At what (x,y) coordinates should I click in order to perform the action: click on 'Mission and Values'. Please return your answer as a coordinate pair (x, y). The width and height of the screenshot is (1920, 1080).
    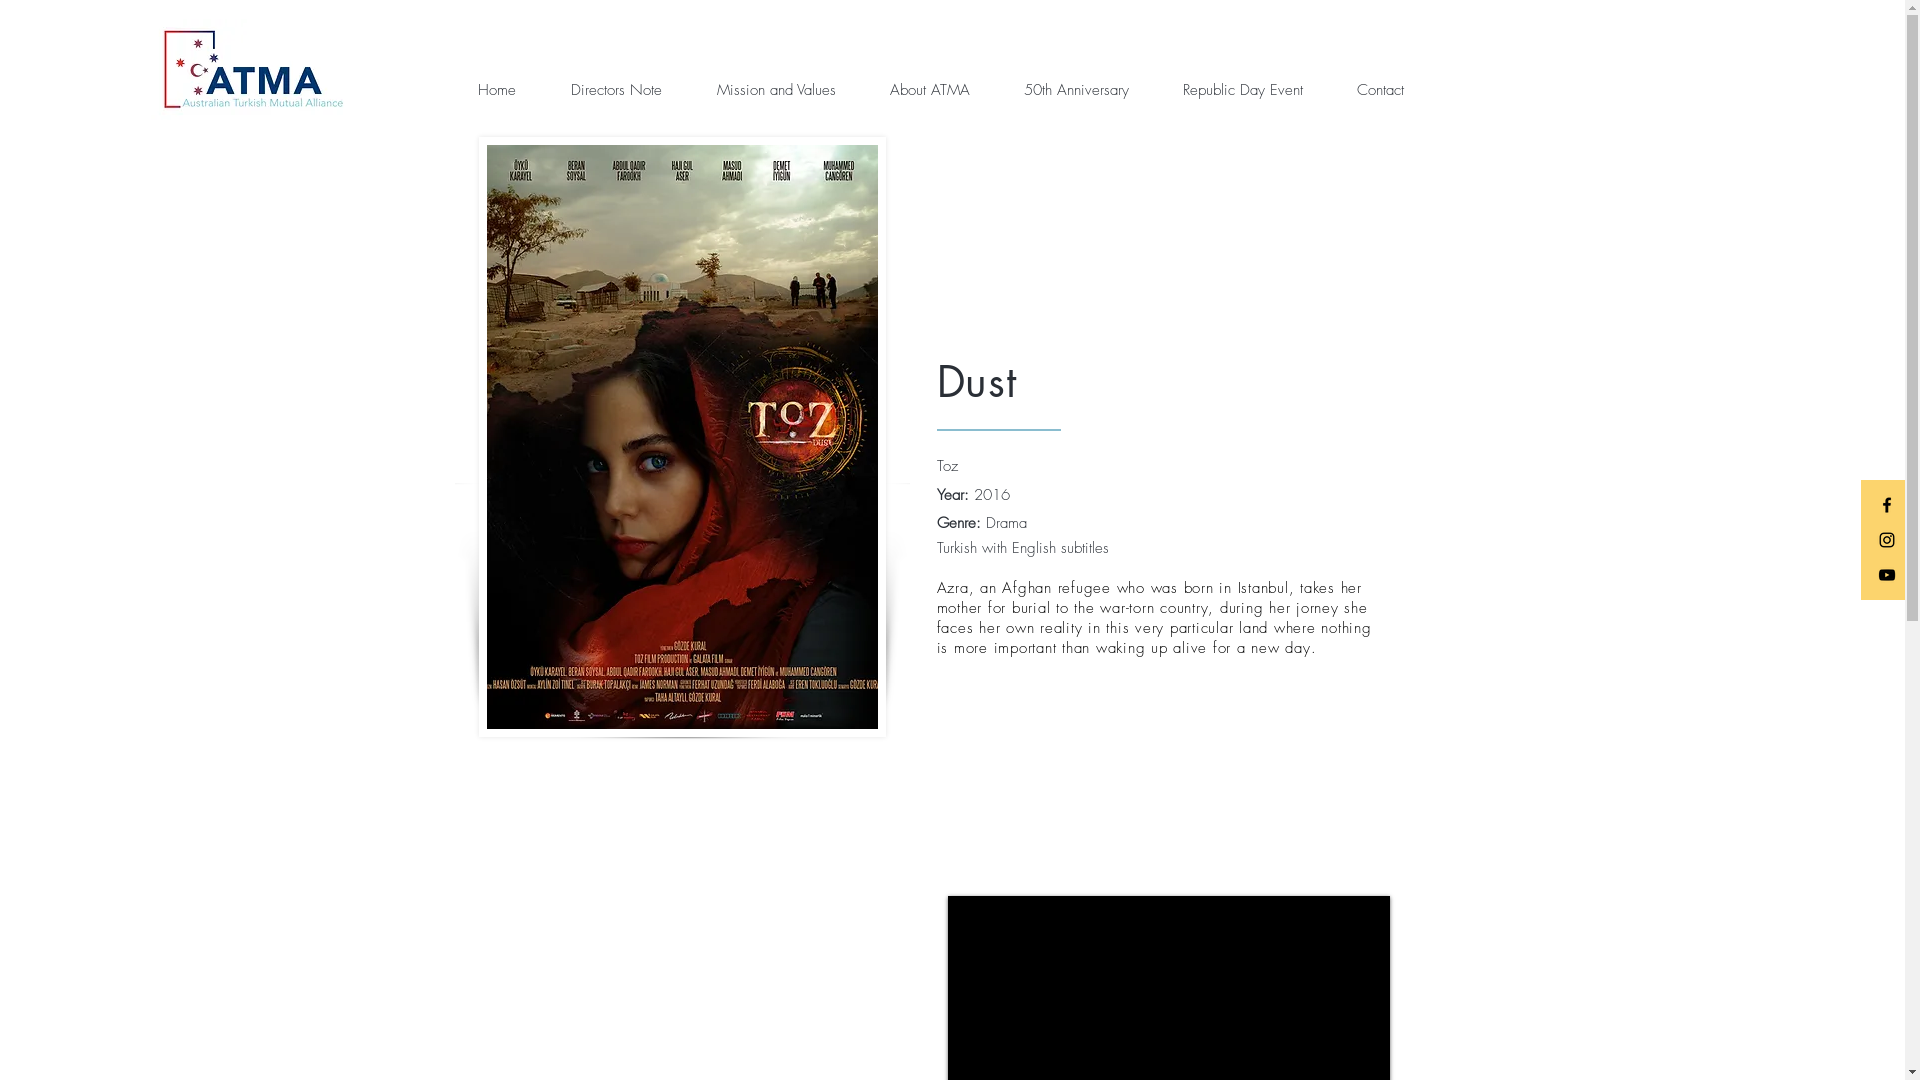
    Looking at the image, I should click on (701, 88).